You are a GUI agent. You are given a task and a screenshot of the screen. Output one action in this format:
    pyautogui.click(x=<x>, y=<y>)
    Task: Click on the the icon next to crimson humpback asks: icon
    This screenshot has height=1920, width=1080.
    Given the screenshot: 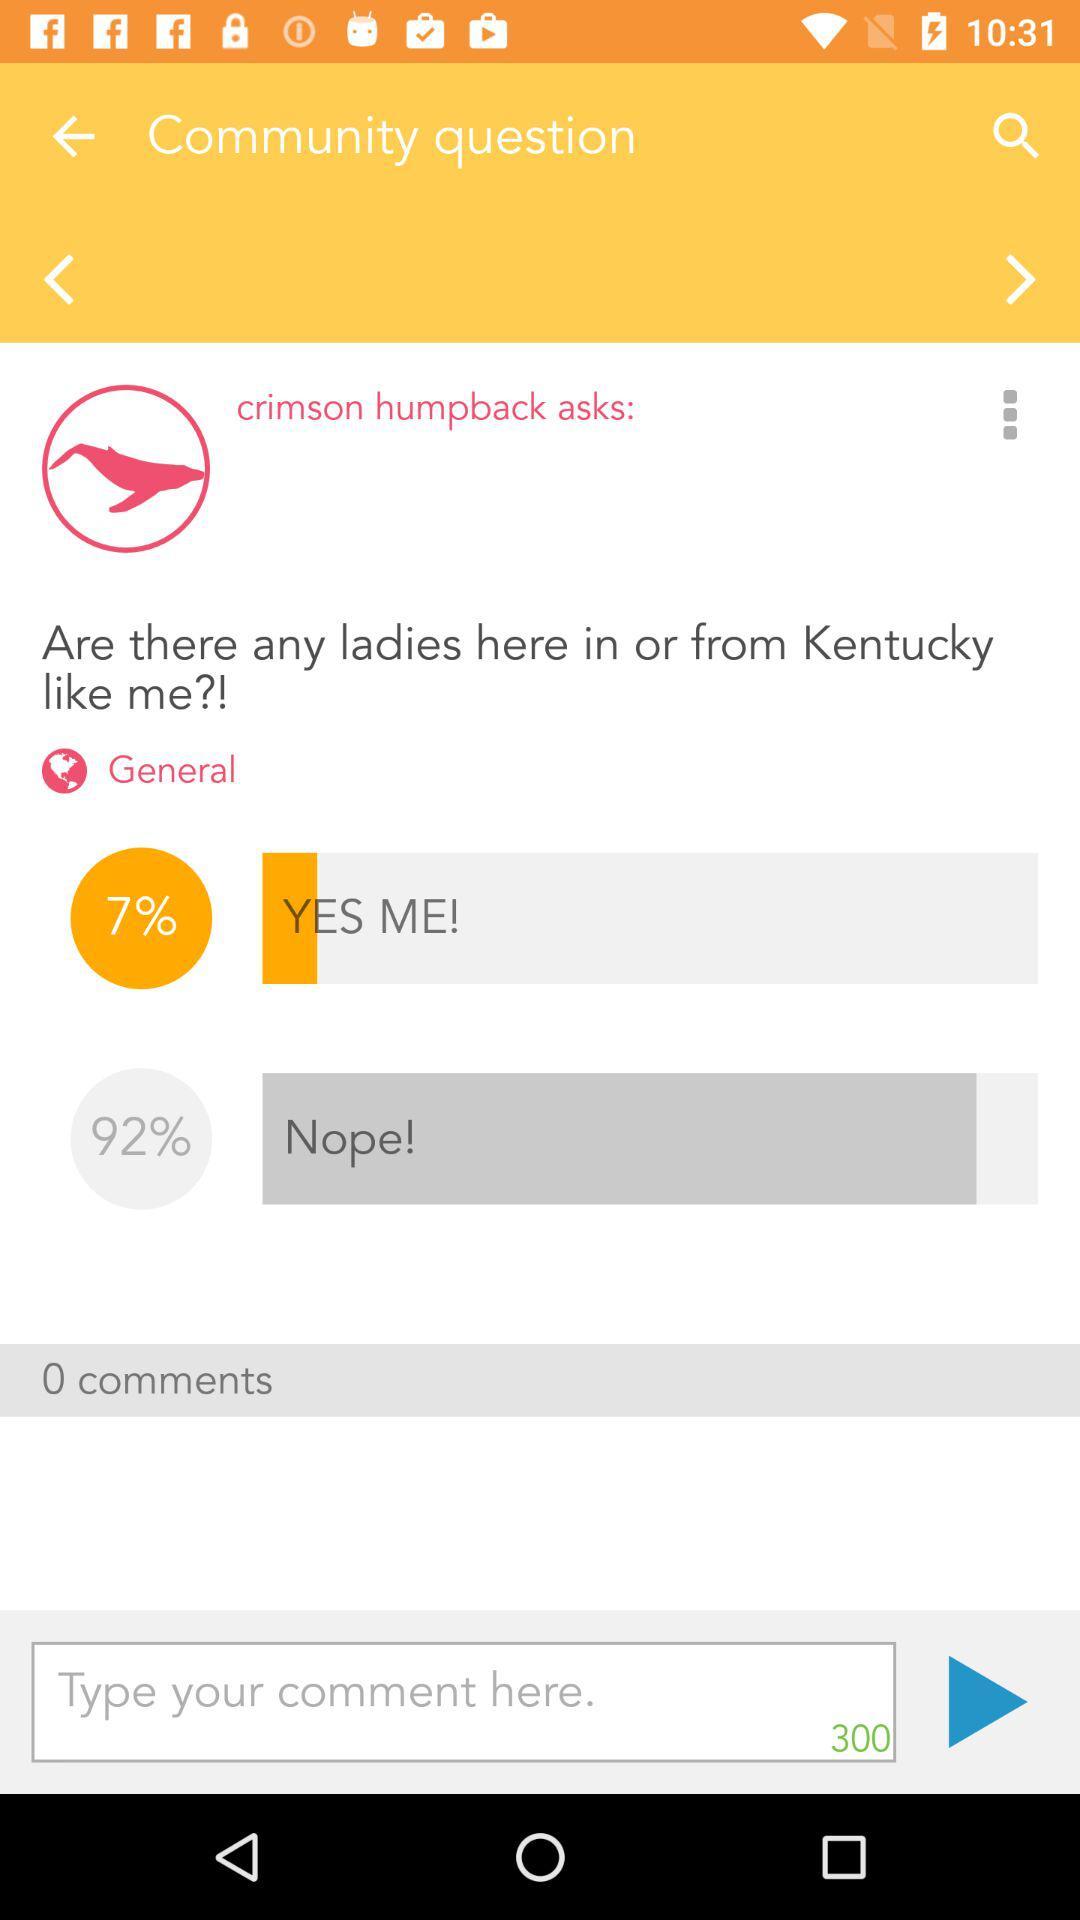 What is the action you would take?
    pyautogui.click(x=1010, y=416)
    